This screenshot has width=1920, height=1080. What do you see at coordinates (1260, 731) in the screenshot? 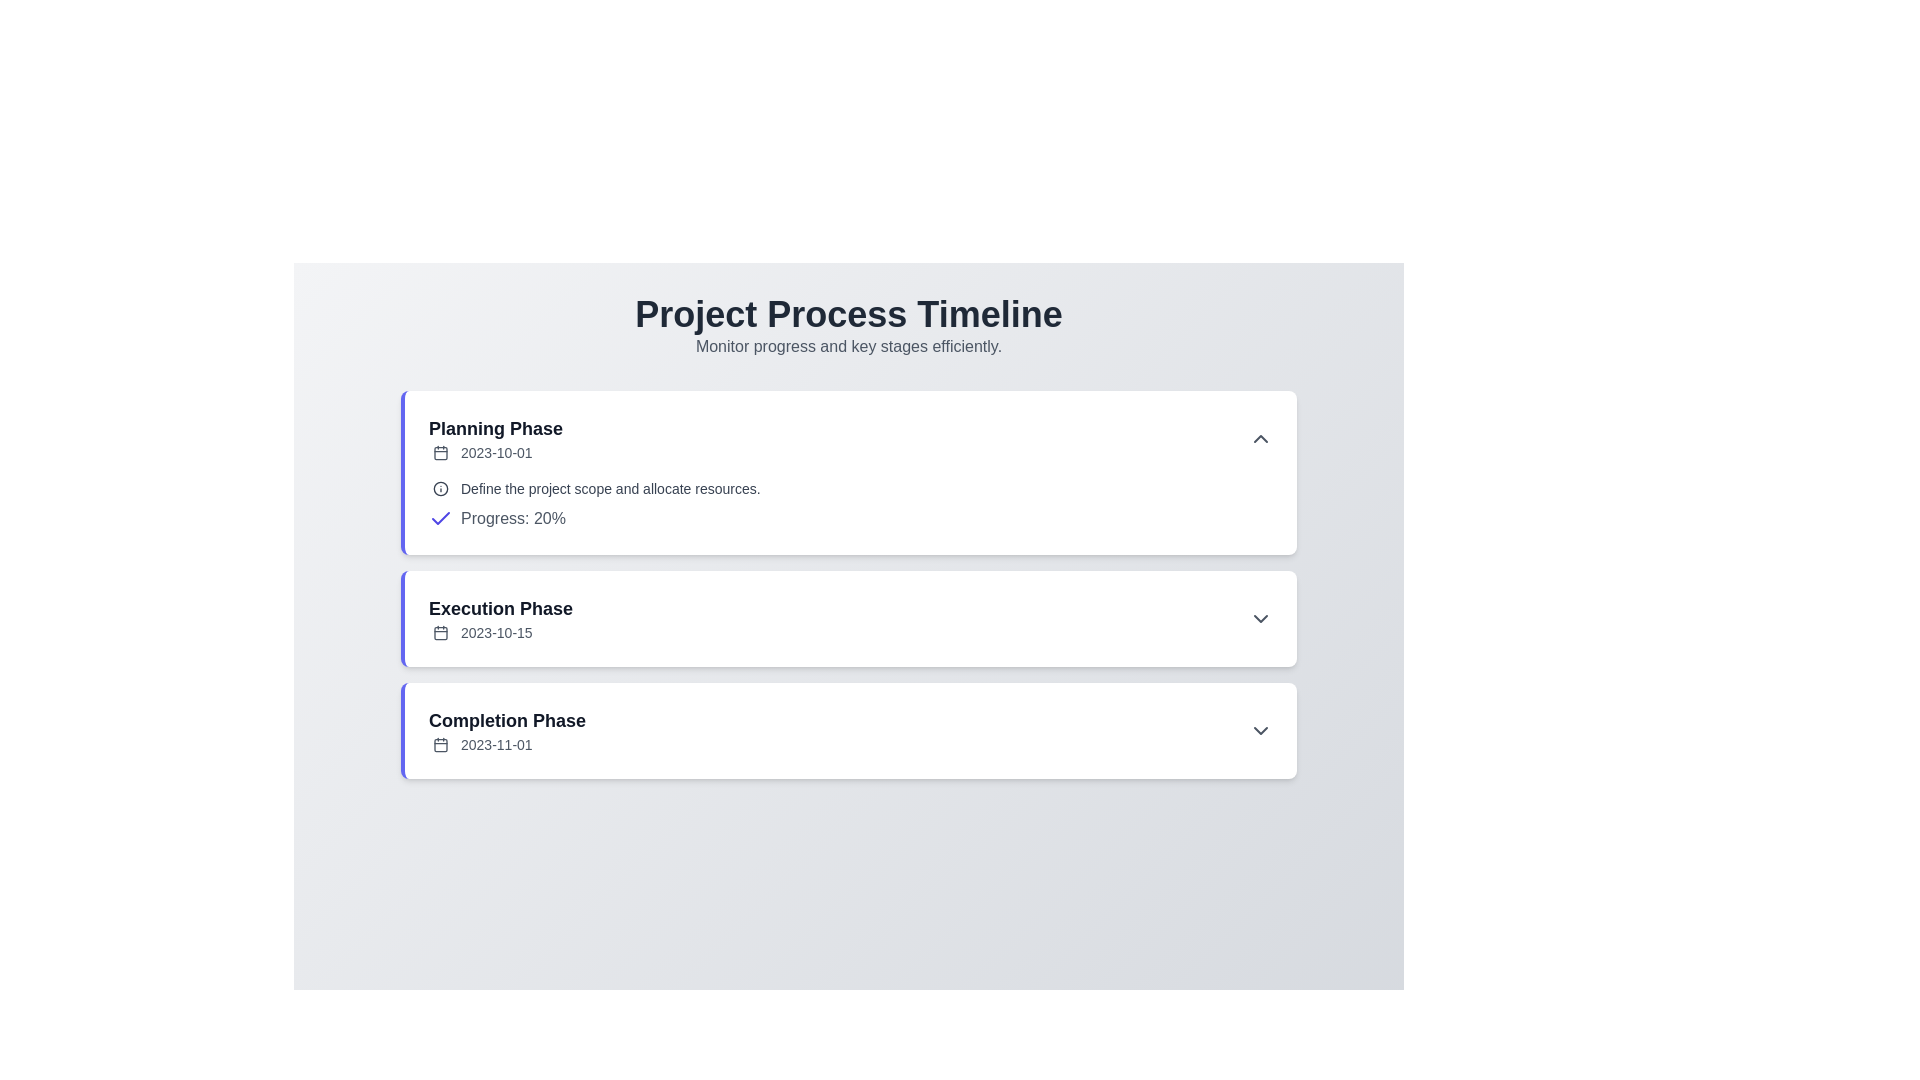
I see `the Chevron icon used as a toggle for expanding or collapsing the 'Completion Phase' section, located on the far-right side of the panel` at bounding box center [1260, 731].